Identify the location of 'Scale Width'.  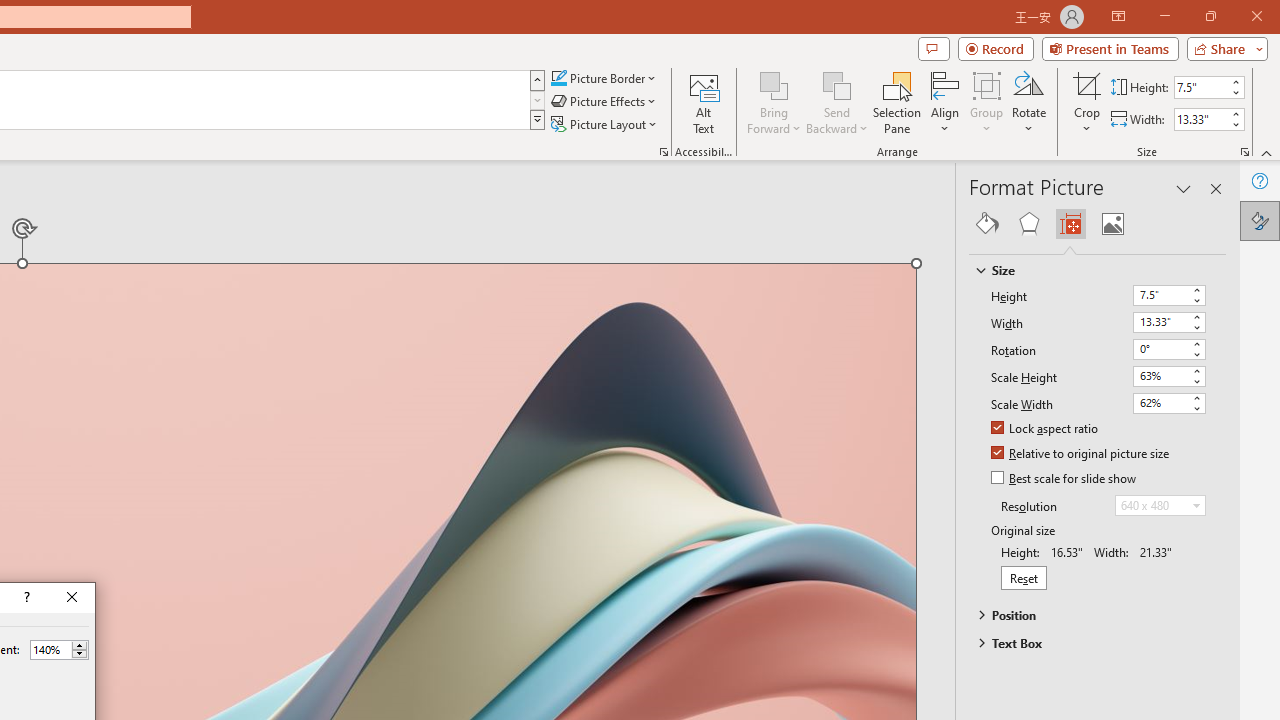
(1169, 403).